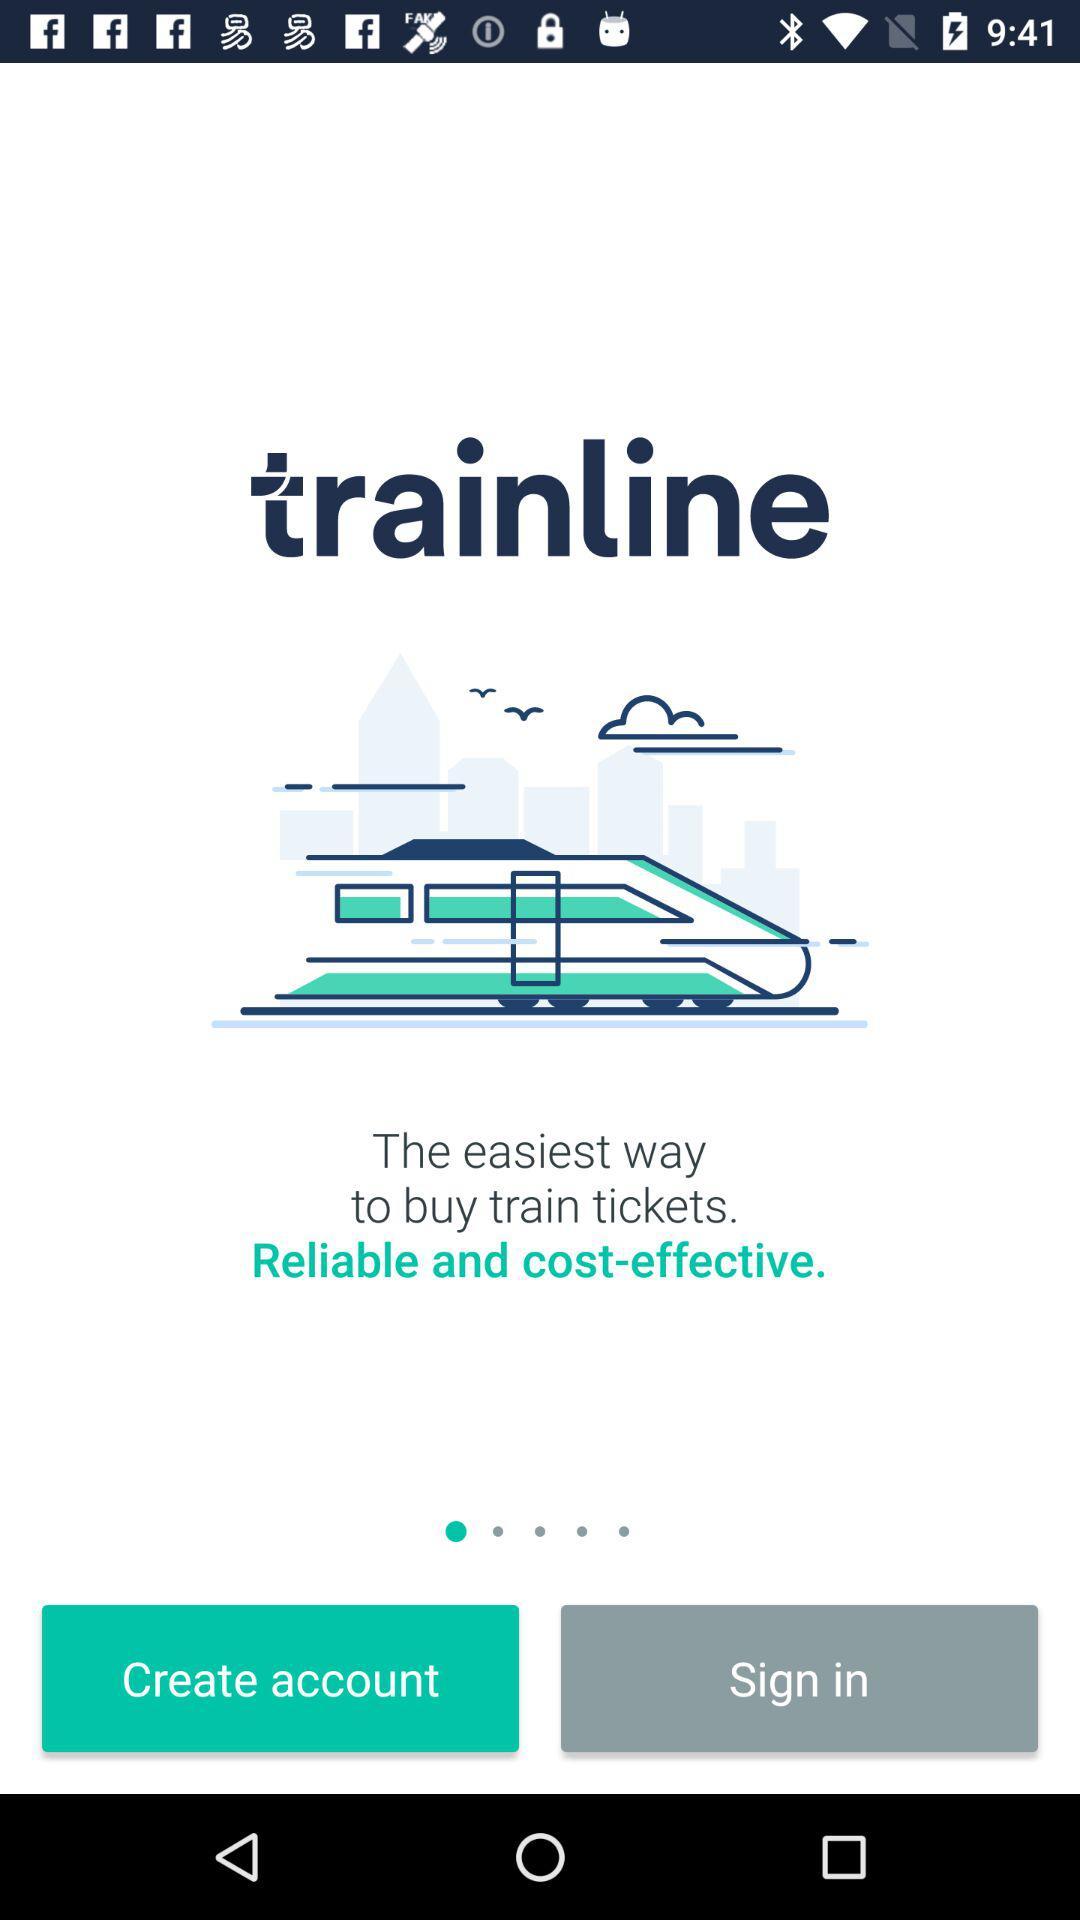  I want to click on sign in item, so click(798, 1678).